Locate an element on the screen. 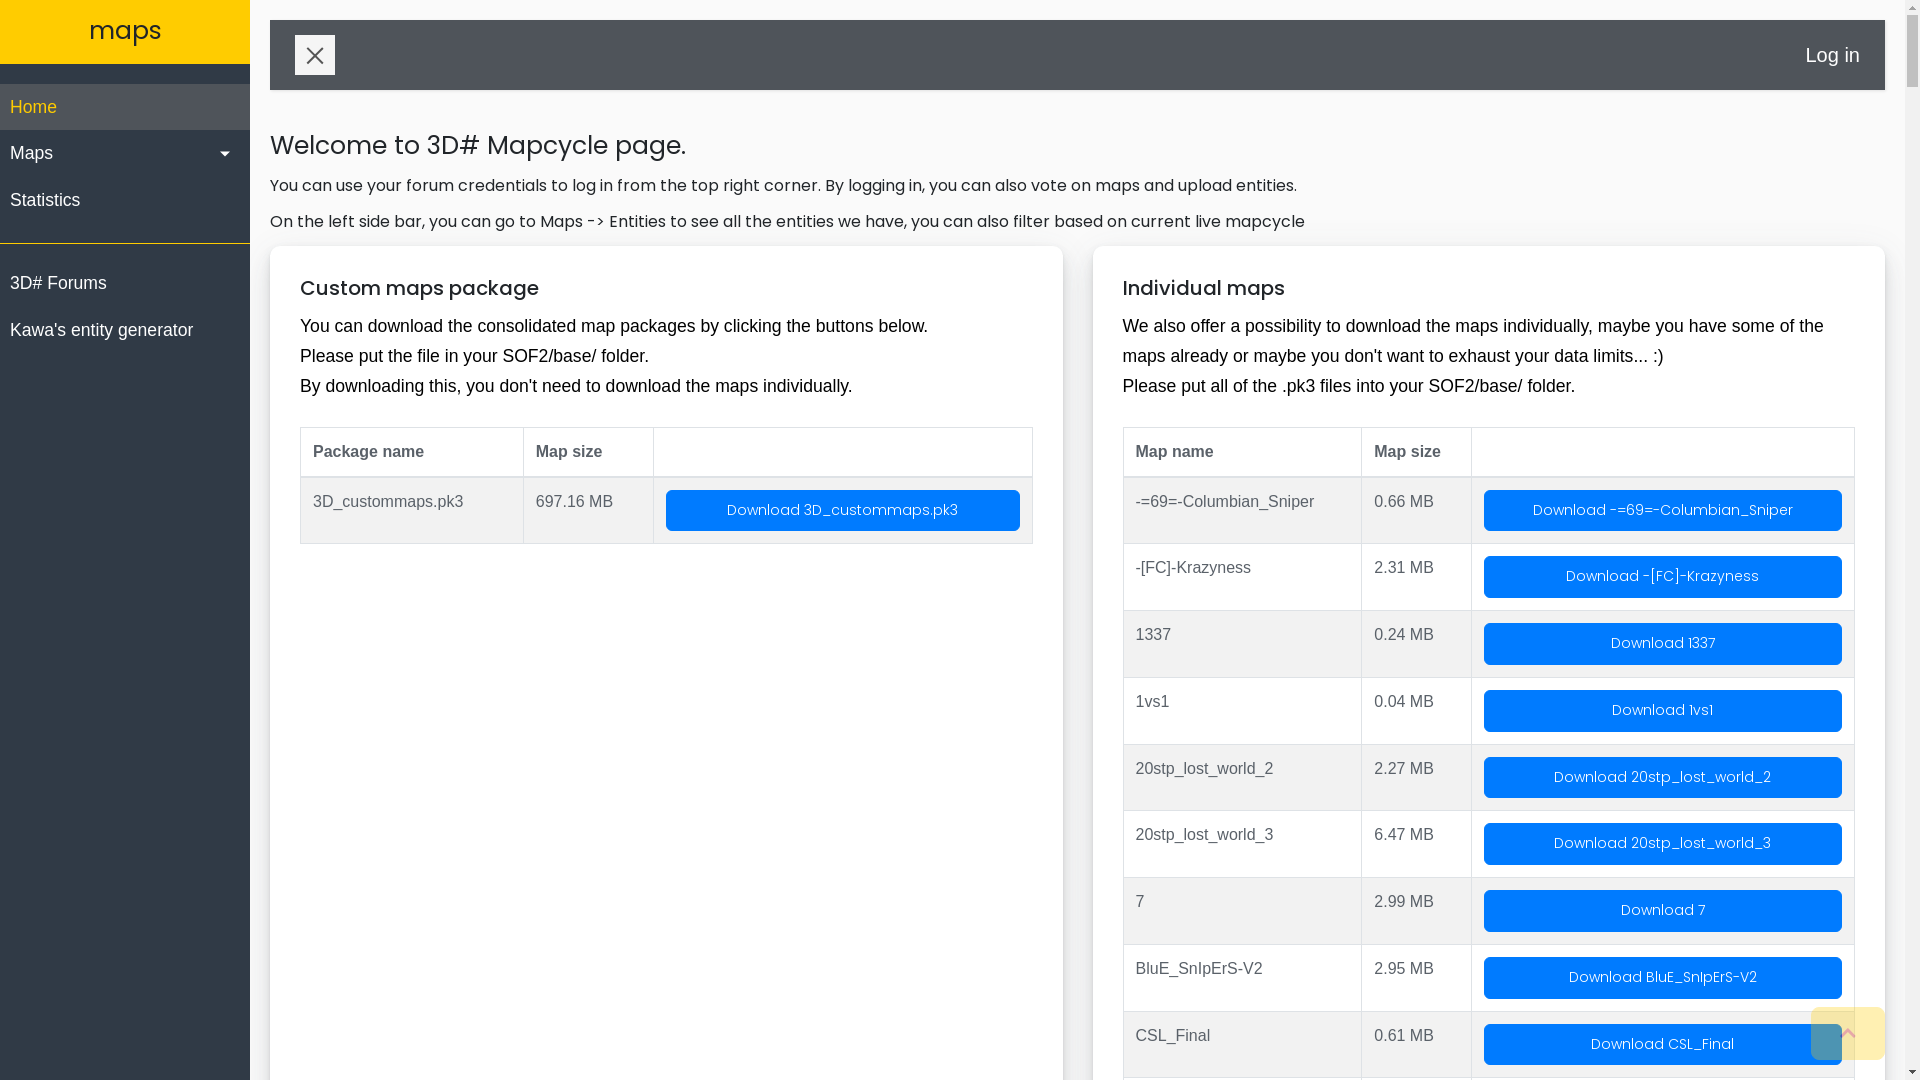 This screenshot has width=1920, height=1080. 'Download 1337' is located at coordinates (1662, 644).